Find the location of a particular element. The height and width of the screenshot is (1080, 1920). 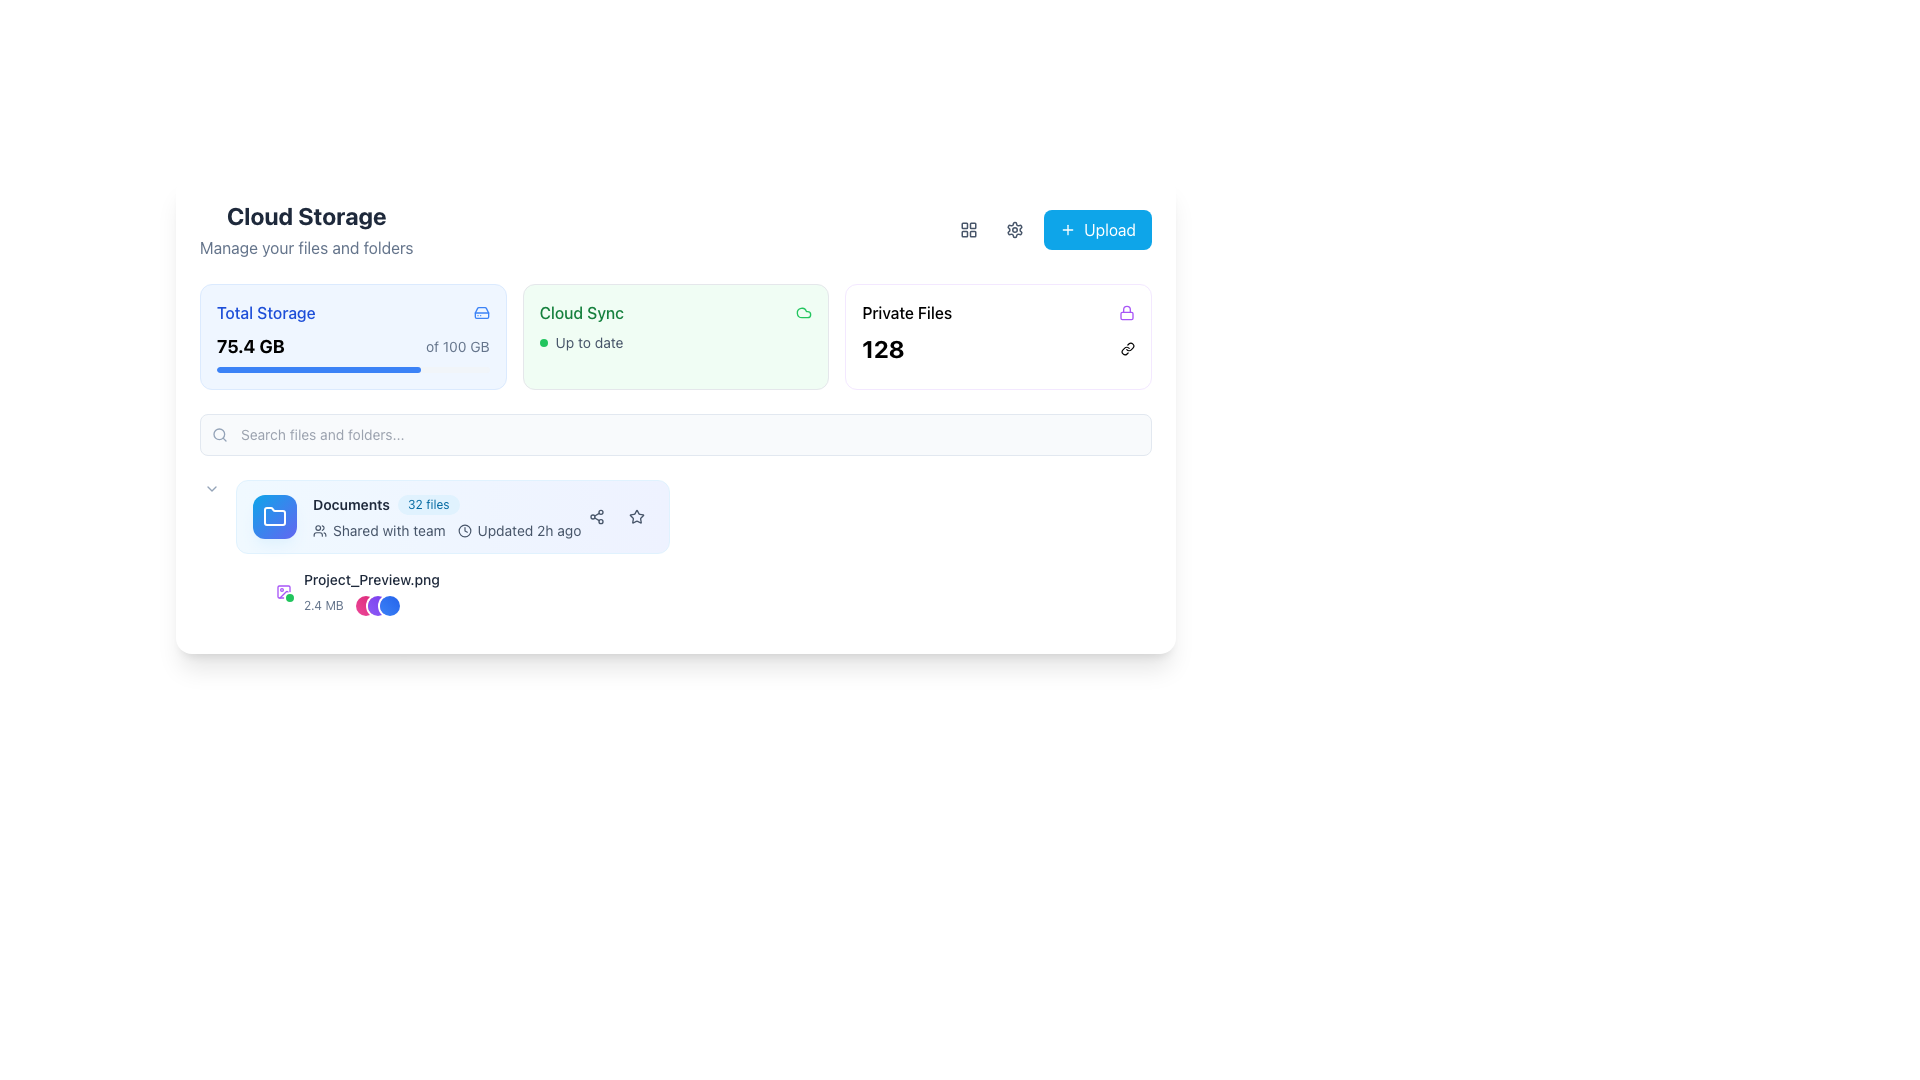

the 'Private Files' card is located at coordinates (1011, 378).